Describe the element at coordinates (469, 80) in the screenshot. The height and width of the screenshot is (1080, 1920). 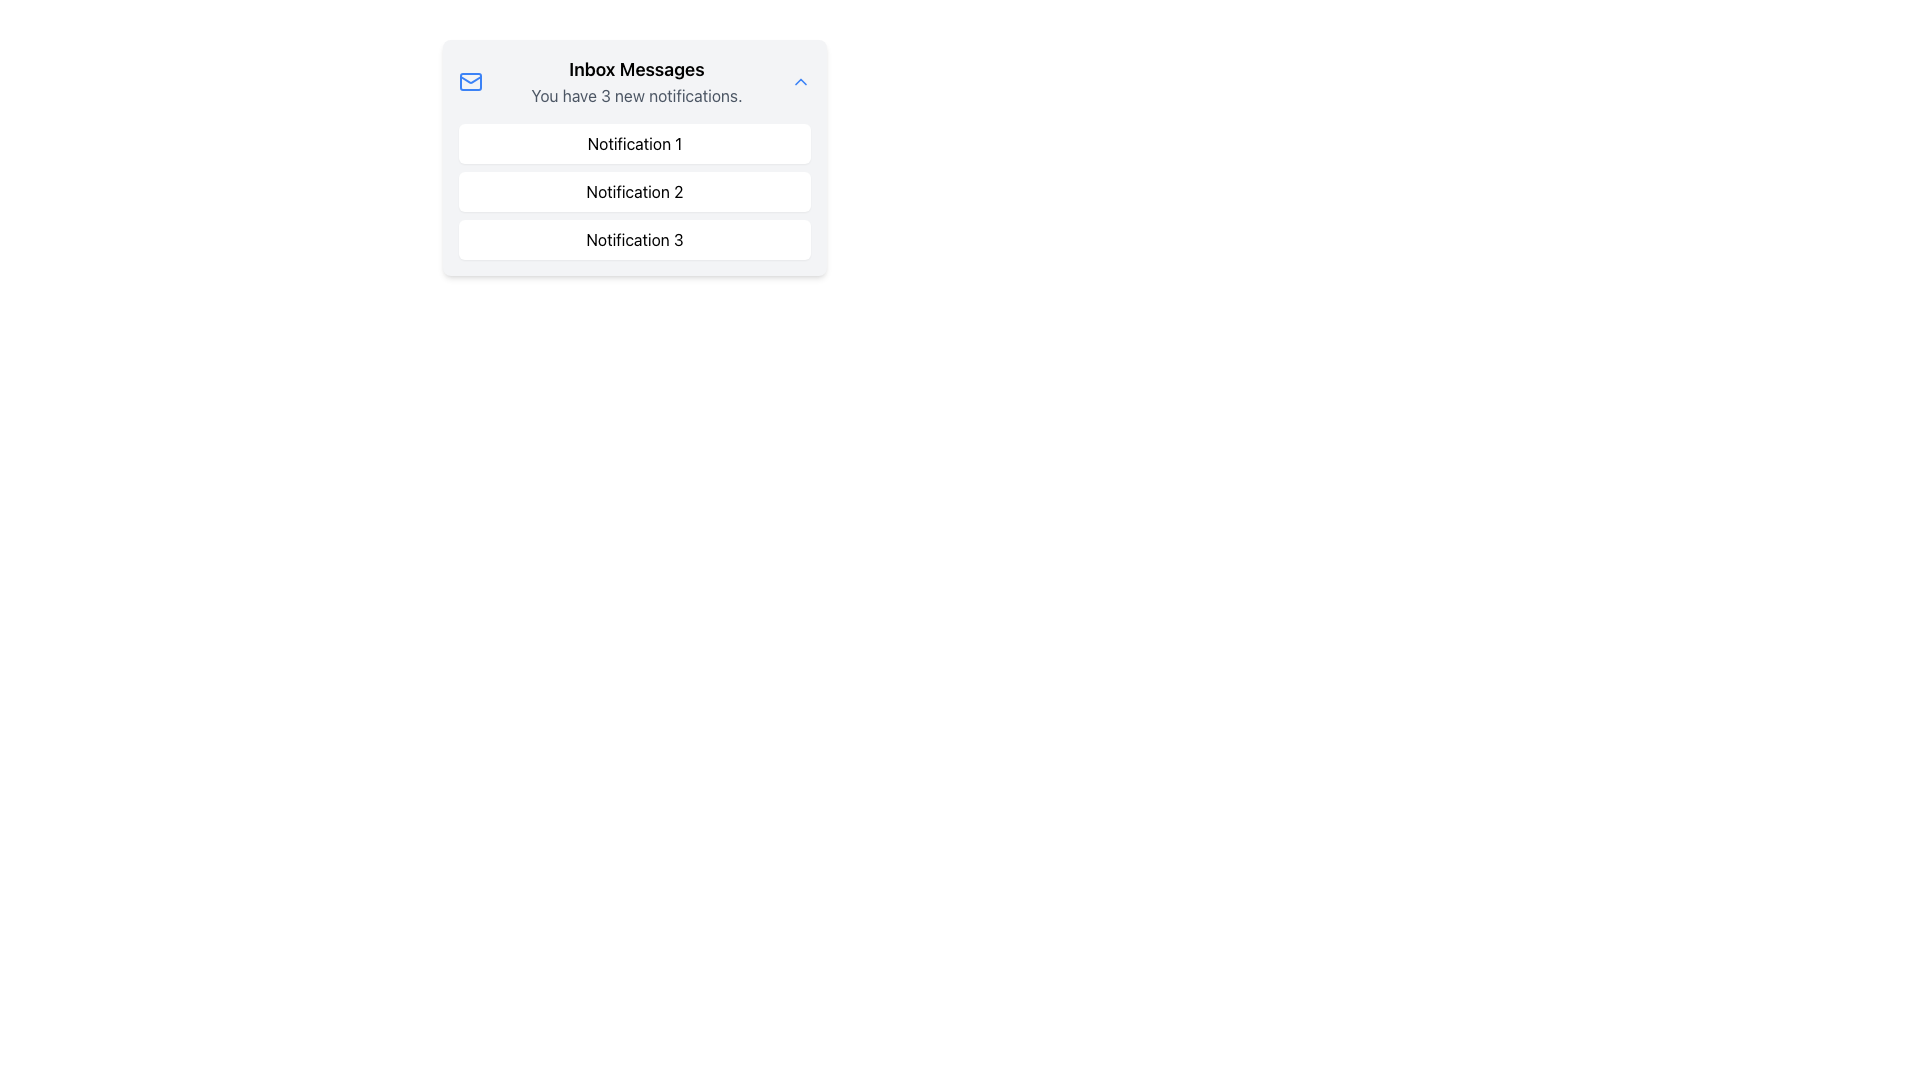
I see `the blue outlined mail icon located at the top-left corner of the 'Inbox Messages' section` at that location.